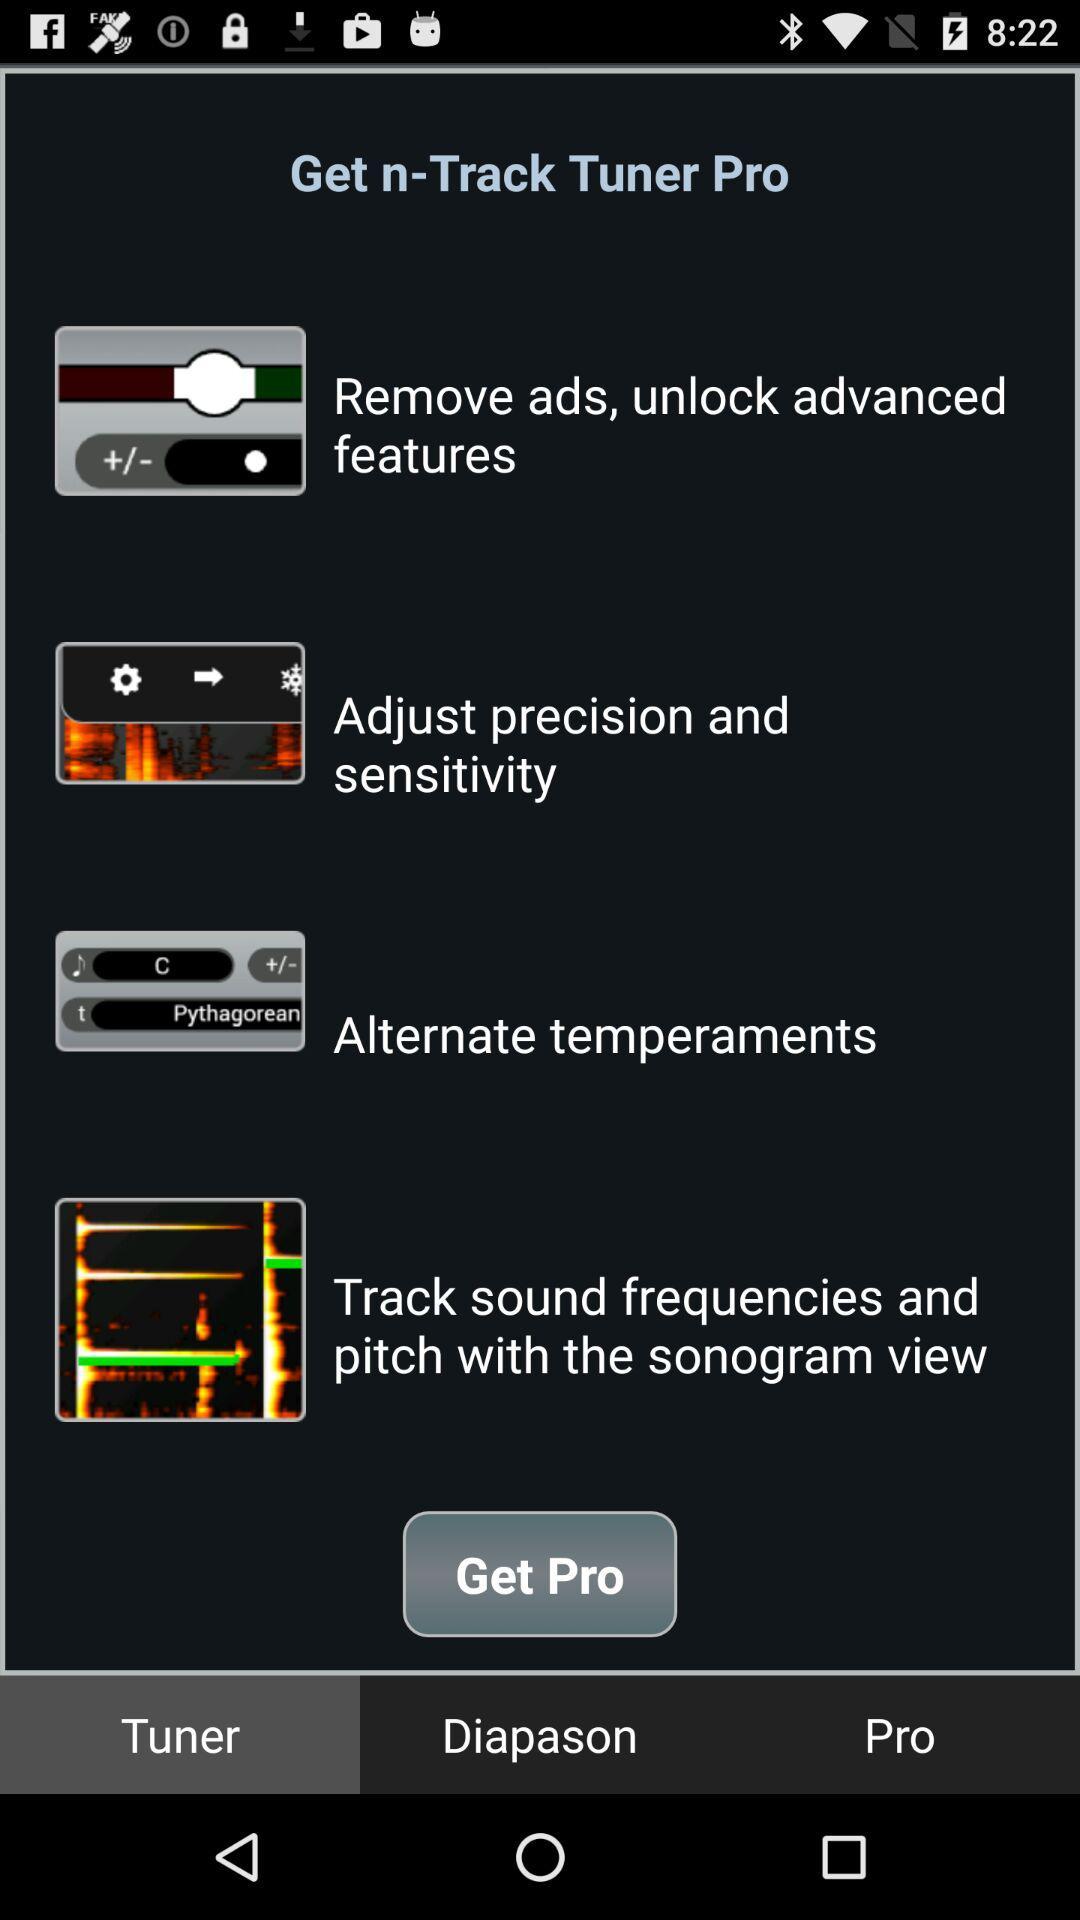 The image size is (1080, 1920). Describe the element at coordinates (540, 1733) in the screenshot. I see `the button to the left of pro button` at that location.